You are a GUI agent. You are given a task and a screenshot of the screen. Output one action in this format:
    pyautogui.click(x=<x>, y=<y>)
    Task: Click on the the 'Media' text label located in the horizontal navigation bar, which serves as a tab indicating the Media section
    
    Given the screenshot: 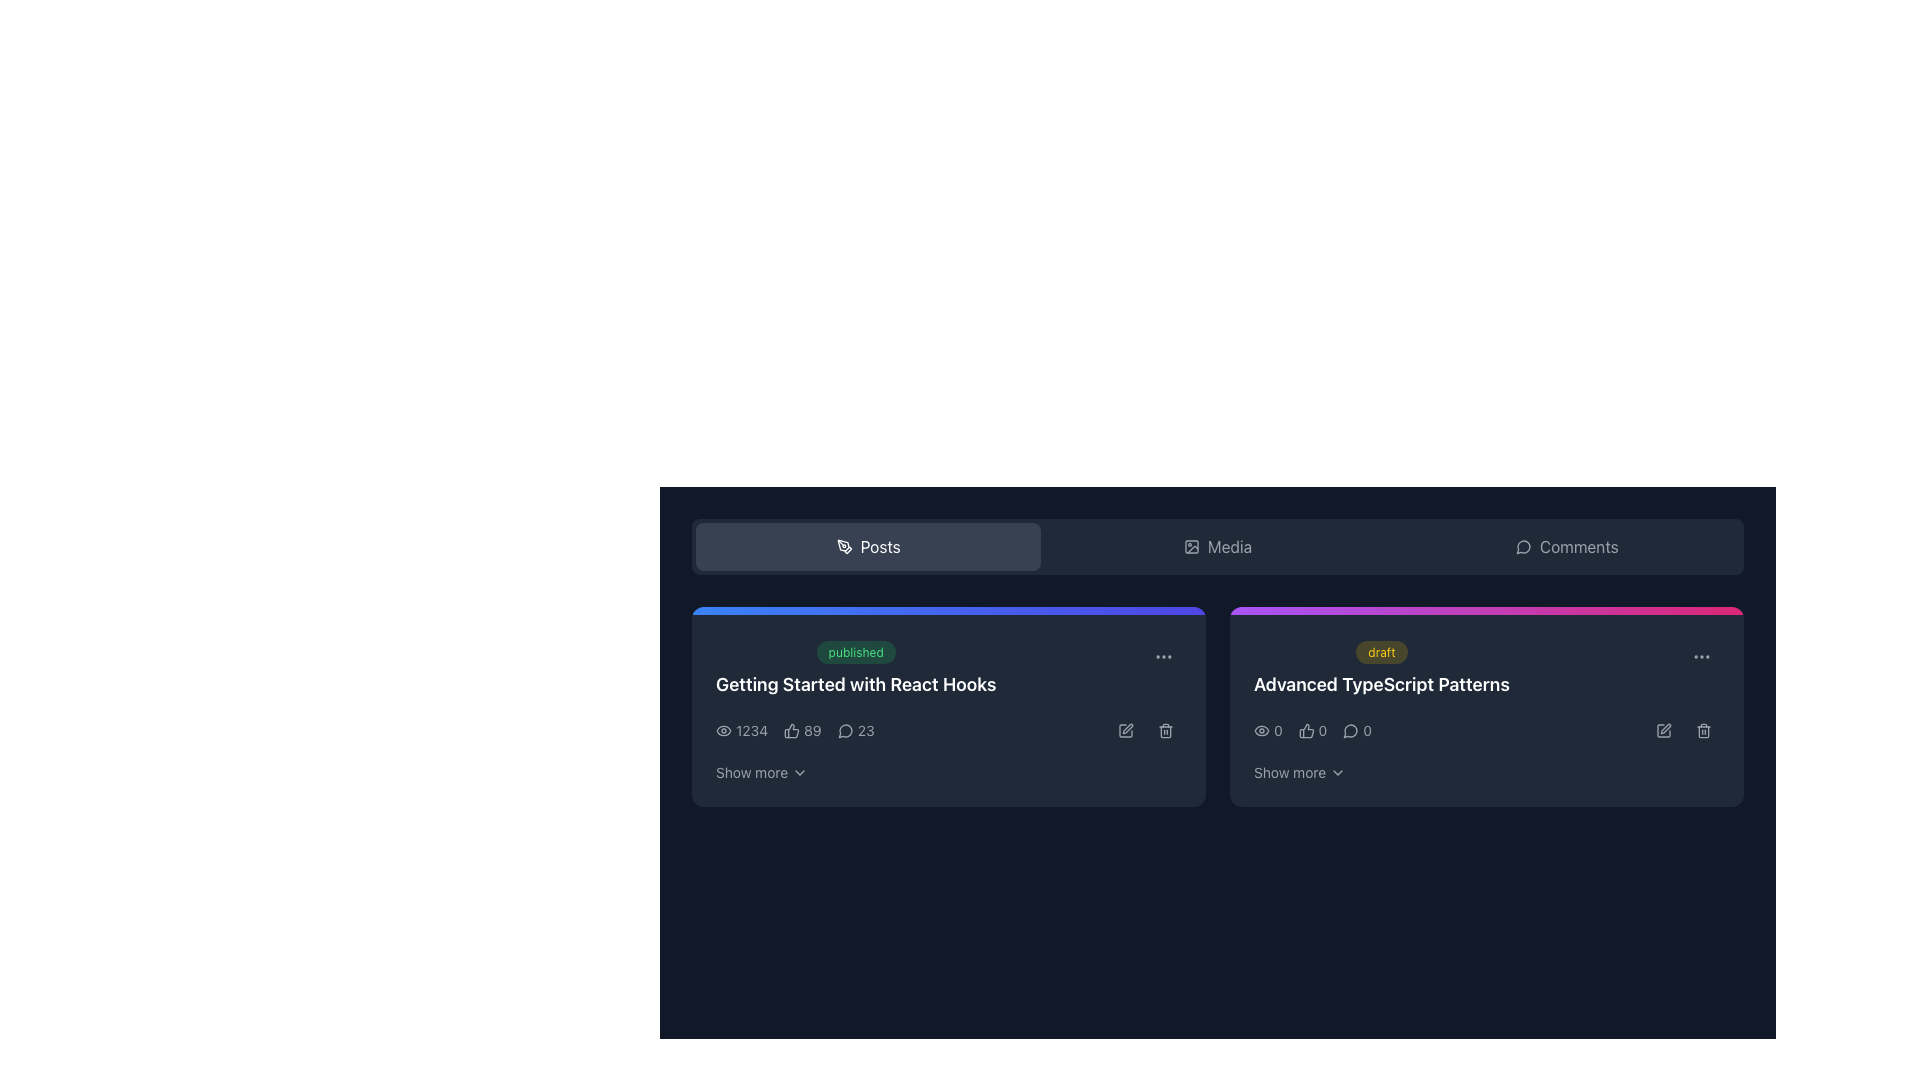 What is the action you would take?
    pyautogui.click(x=1228, y=547)
    